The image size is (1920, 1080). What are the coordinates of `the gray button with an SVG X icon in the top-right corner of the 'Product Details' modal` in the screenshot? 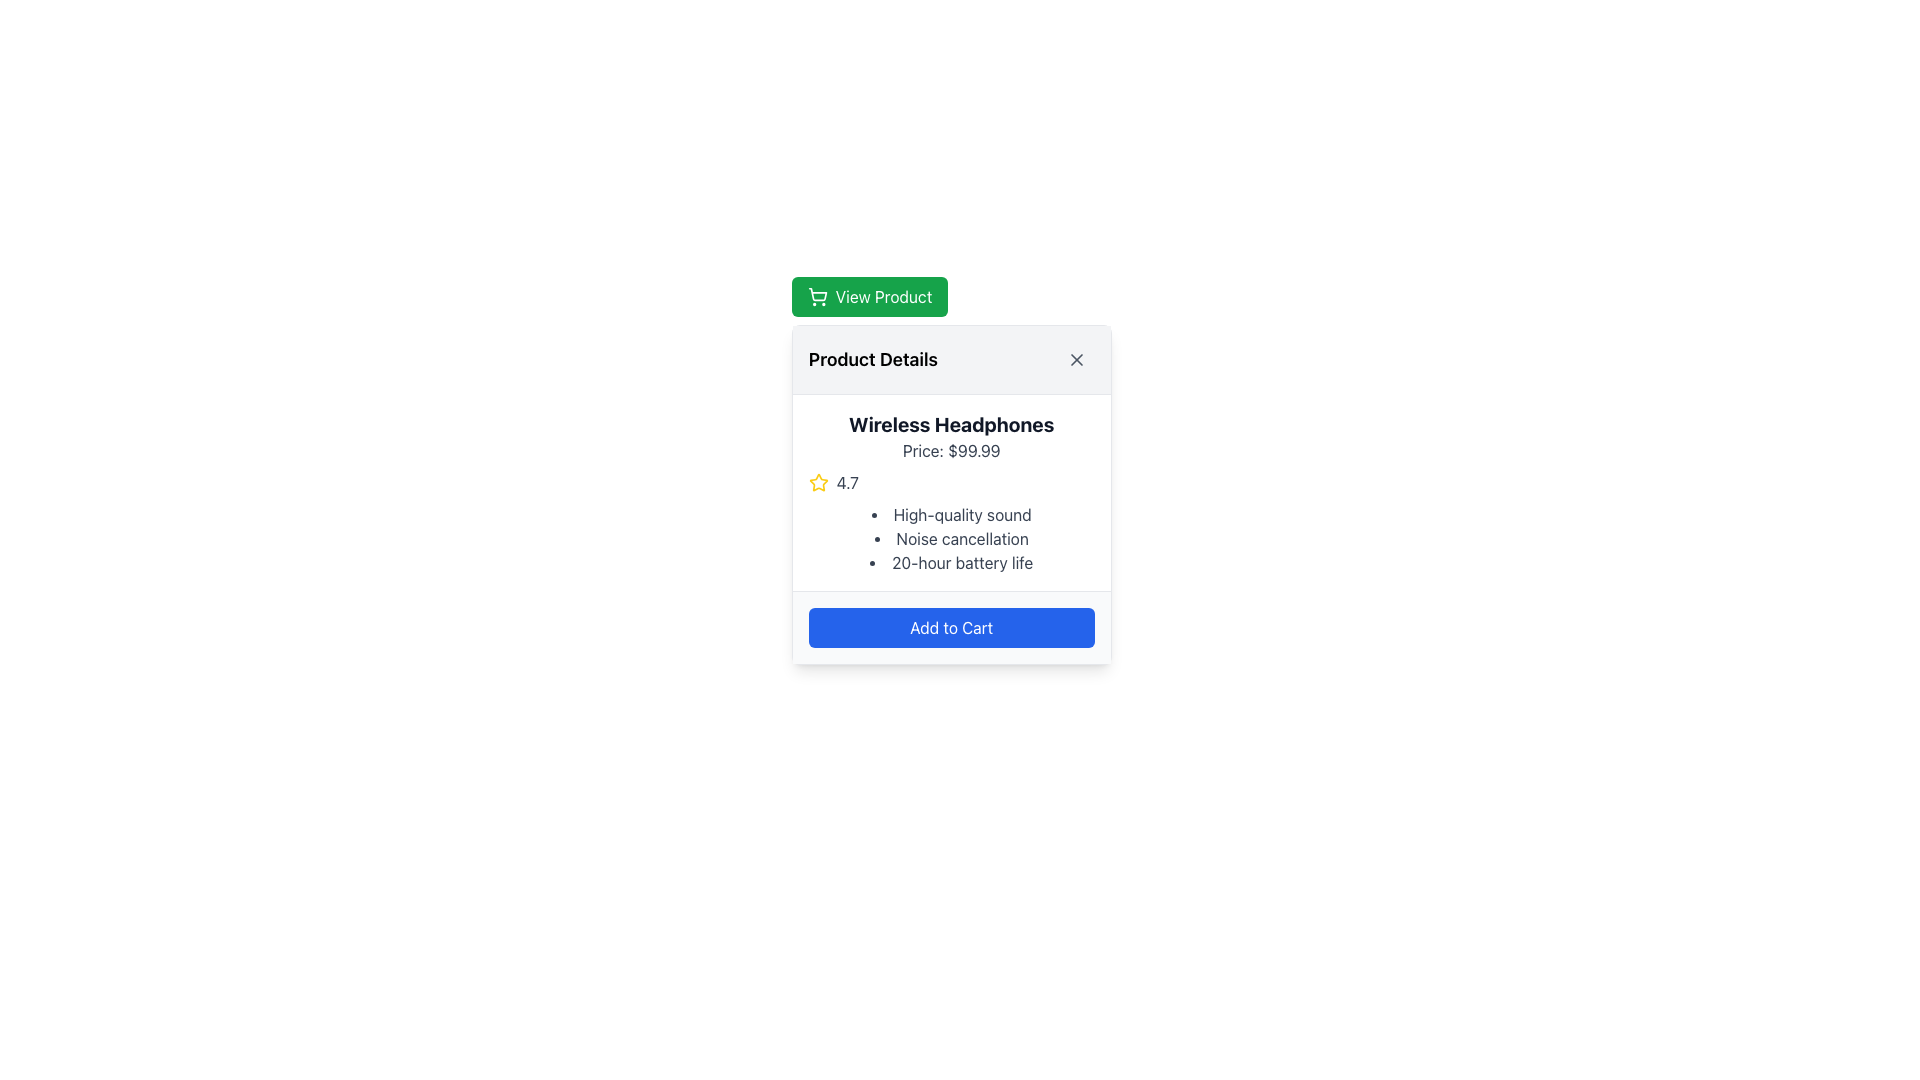 It's located at (1075, 358).